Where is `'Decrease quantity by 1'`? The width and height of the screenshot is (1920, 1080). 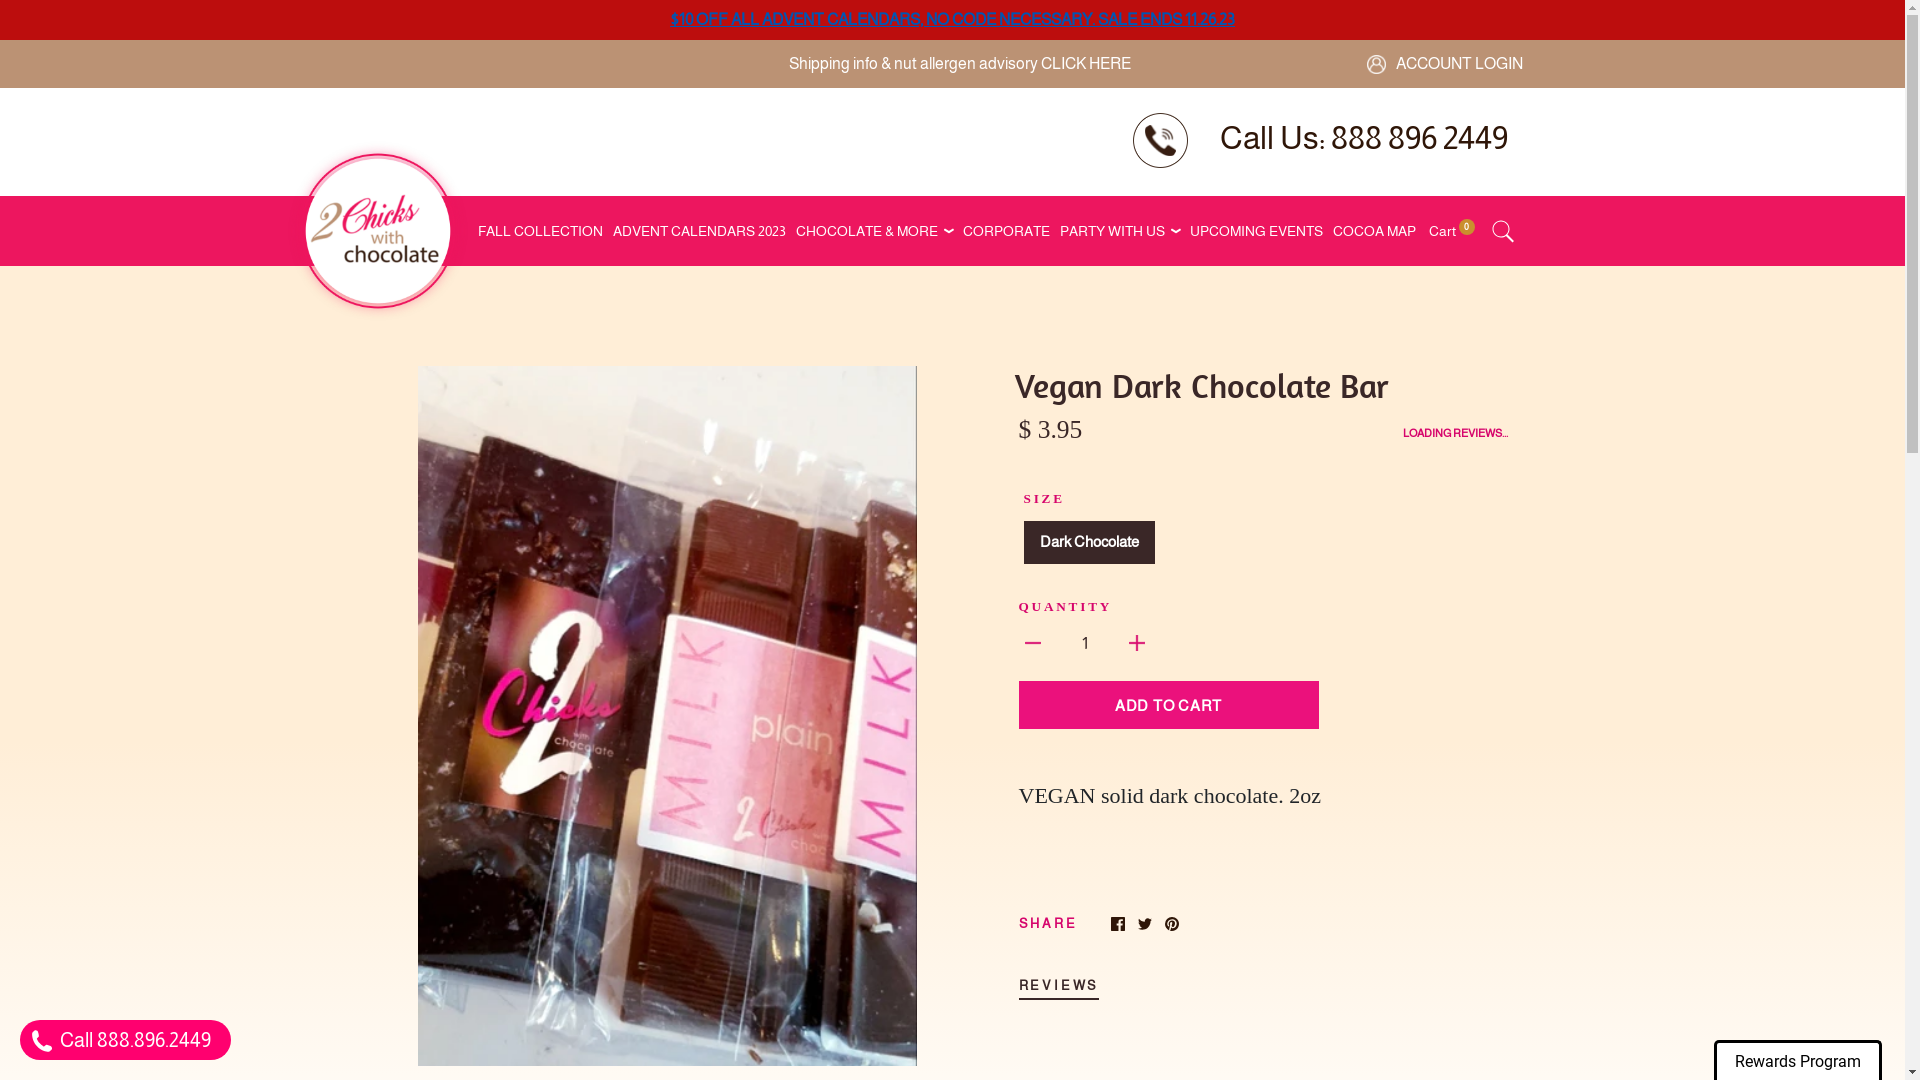 'Decrease quantity by 1' is located at coordinates (1032, 641).